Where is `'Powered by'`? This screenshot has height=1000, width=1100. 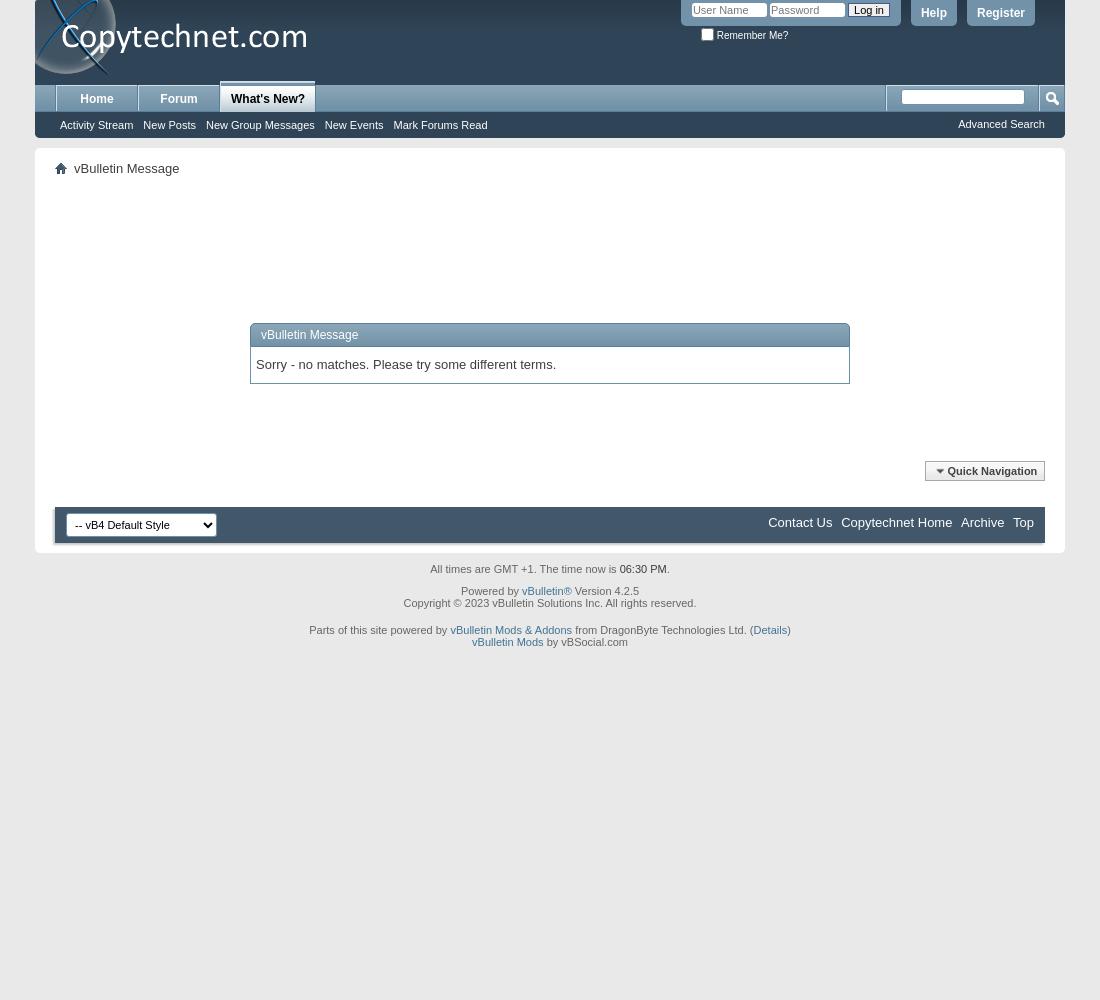
'Powered by' is located at coordinates (491, 589).